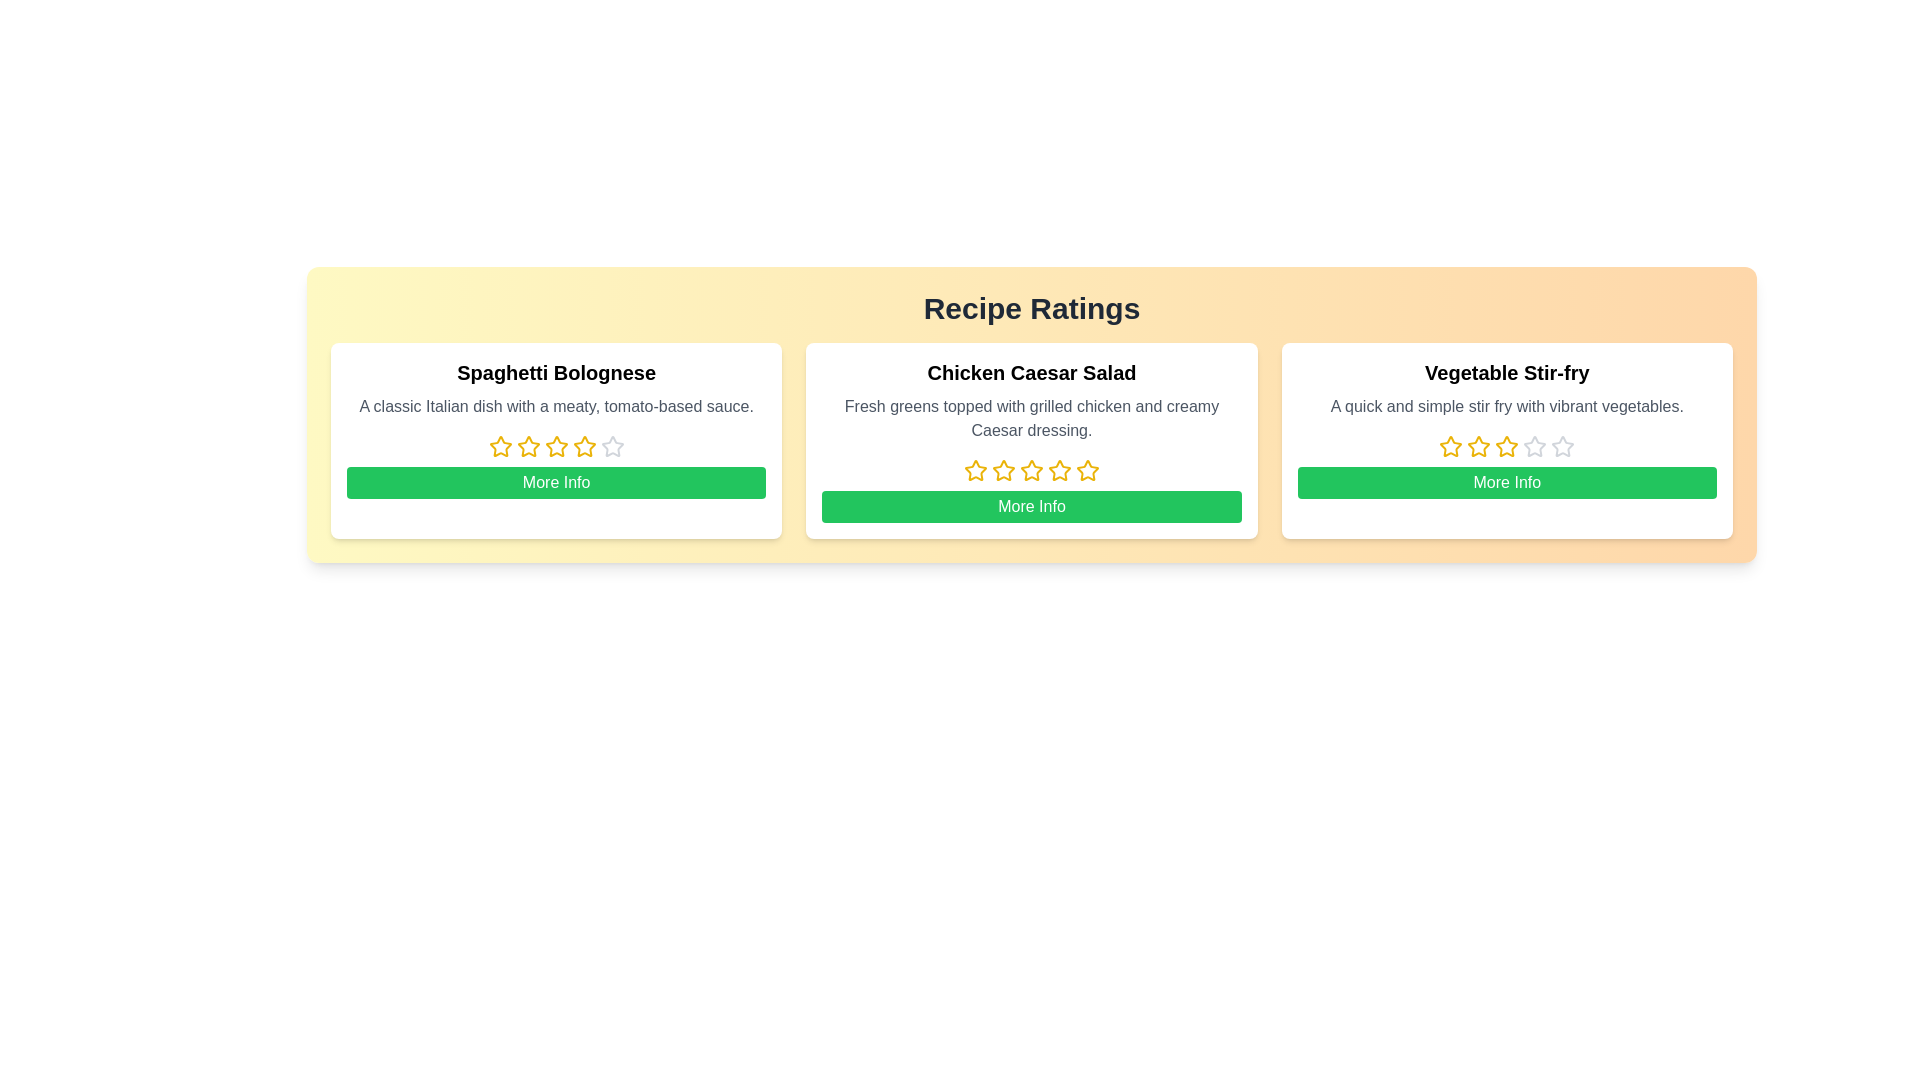 Image resolution: width=1920 pixels, height=1080 pixels. What do you see at coordinates (556, 482) in the screenshot?
I see `the 'More Info' button for the recipe identified by Spaghetti Bolognese` at bounding box center [556, 482].